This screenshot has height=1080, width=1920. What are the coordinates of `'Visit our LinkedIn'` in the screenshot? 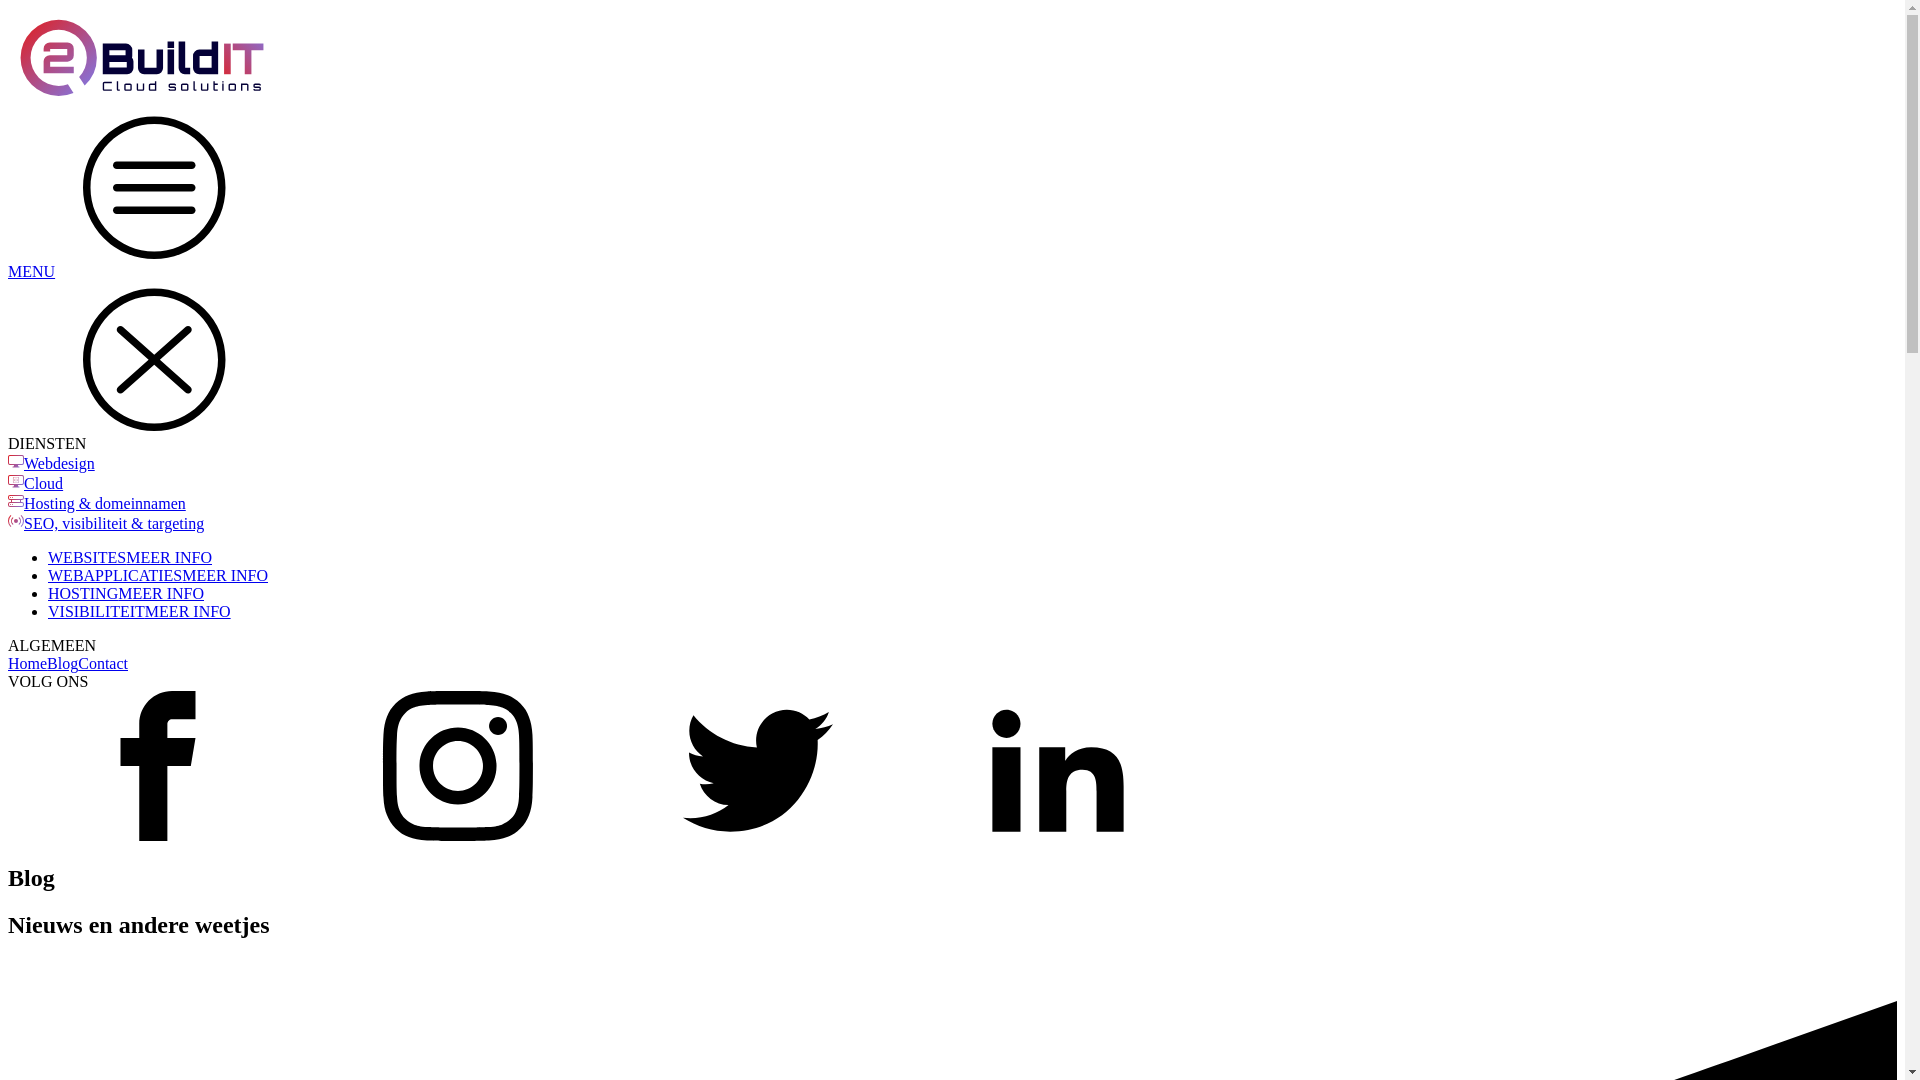 It's located at (1056, 835).